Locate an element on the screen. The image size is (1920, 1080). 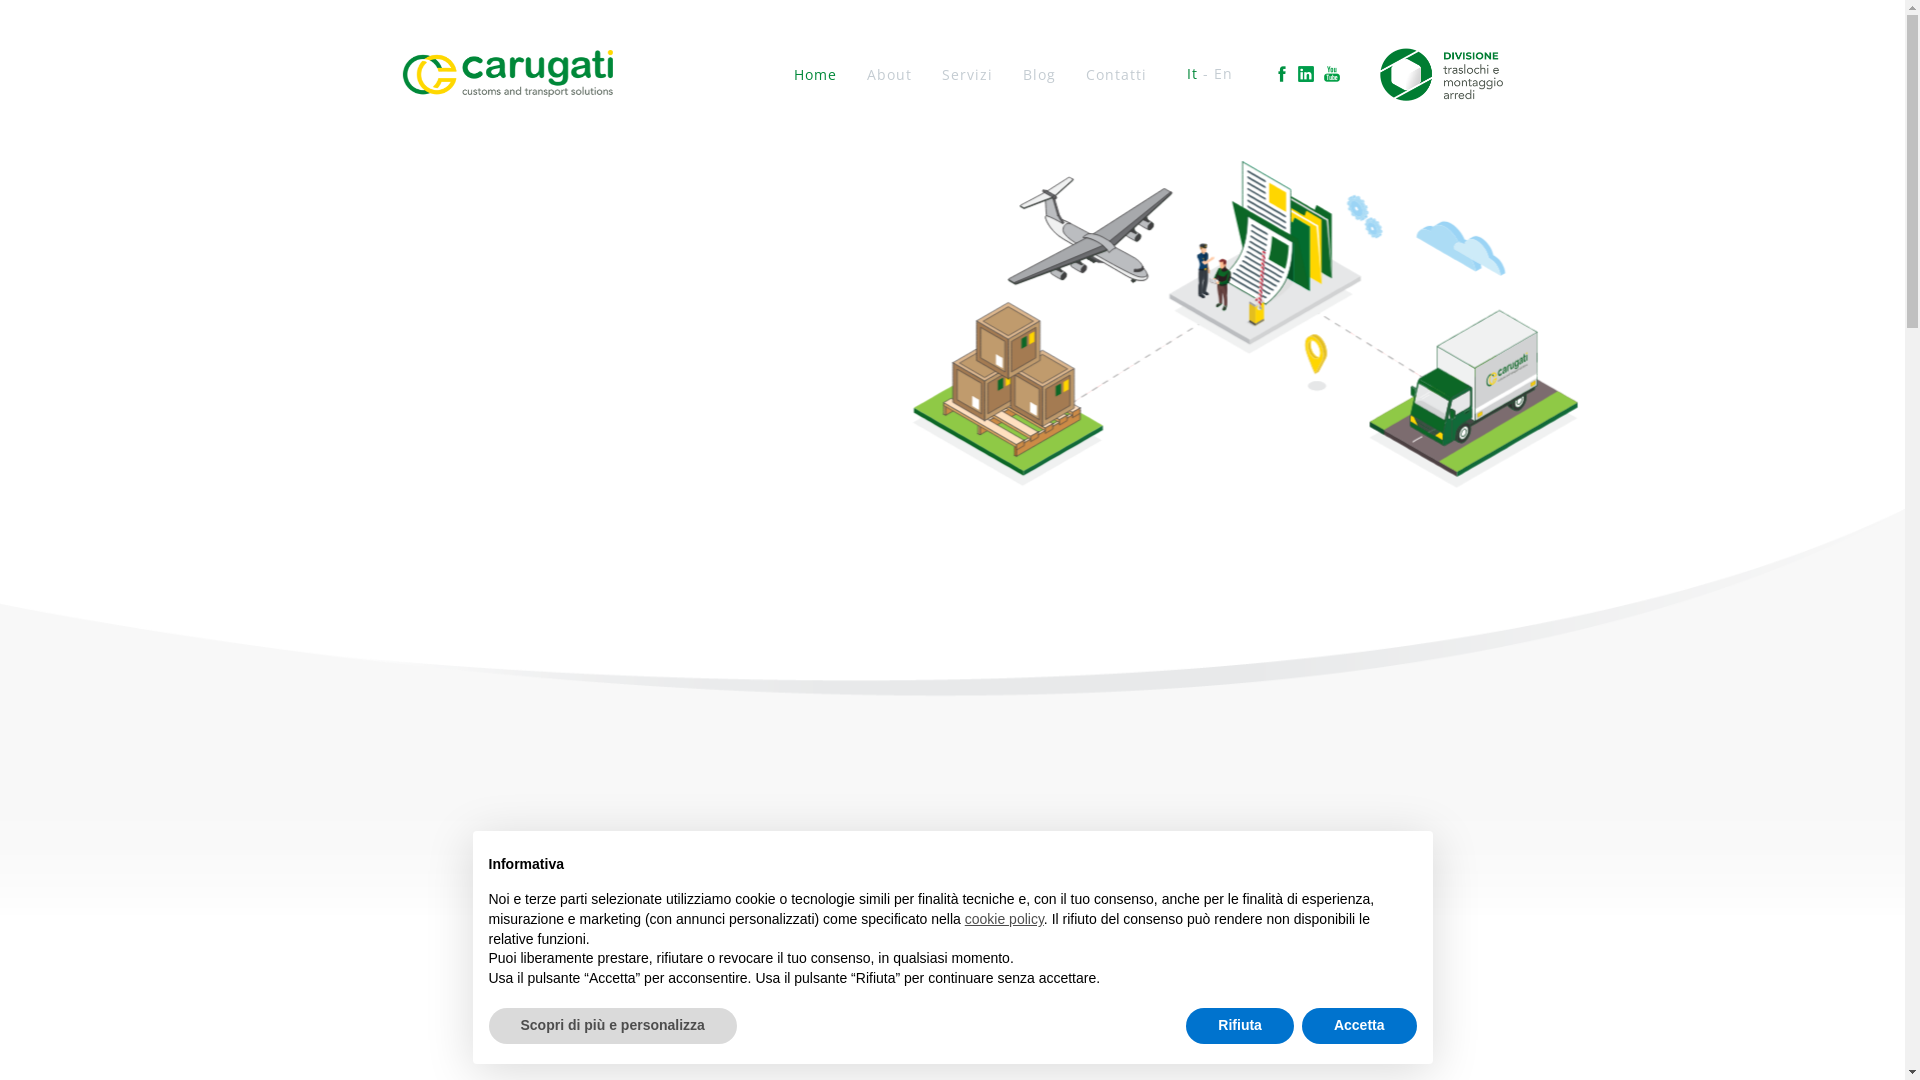
'En' is located at coordinates (1222, 72).